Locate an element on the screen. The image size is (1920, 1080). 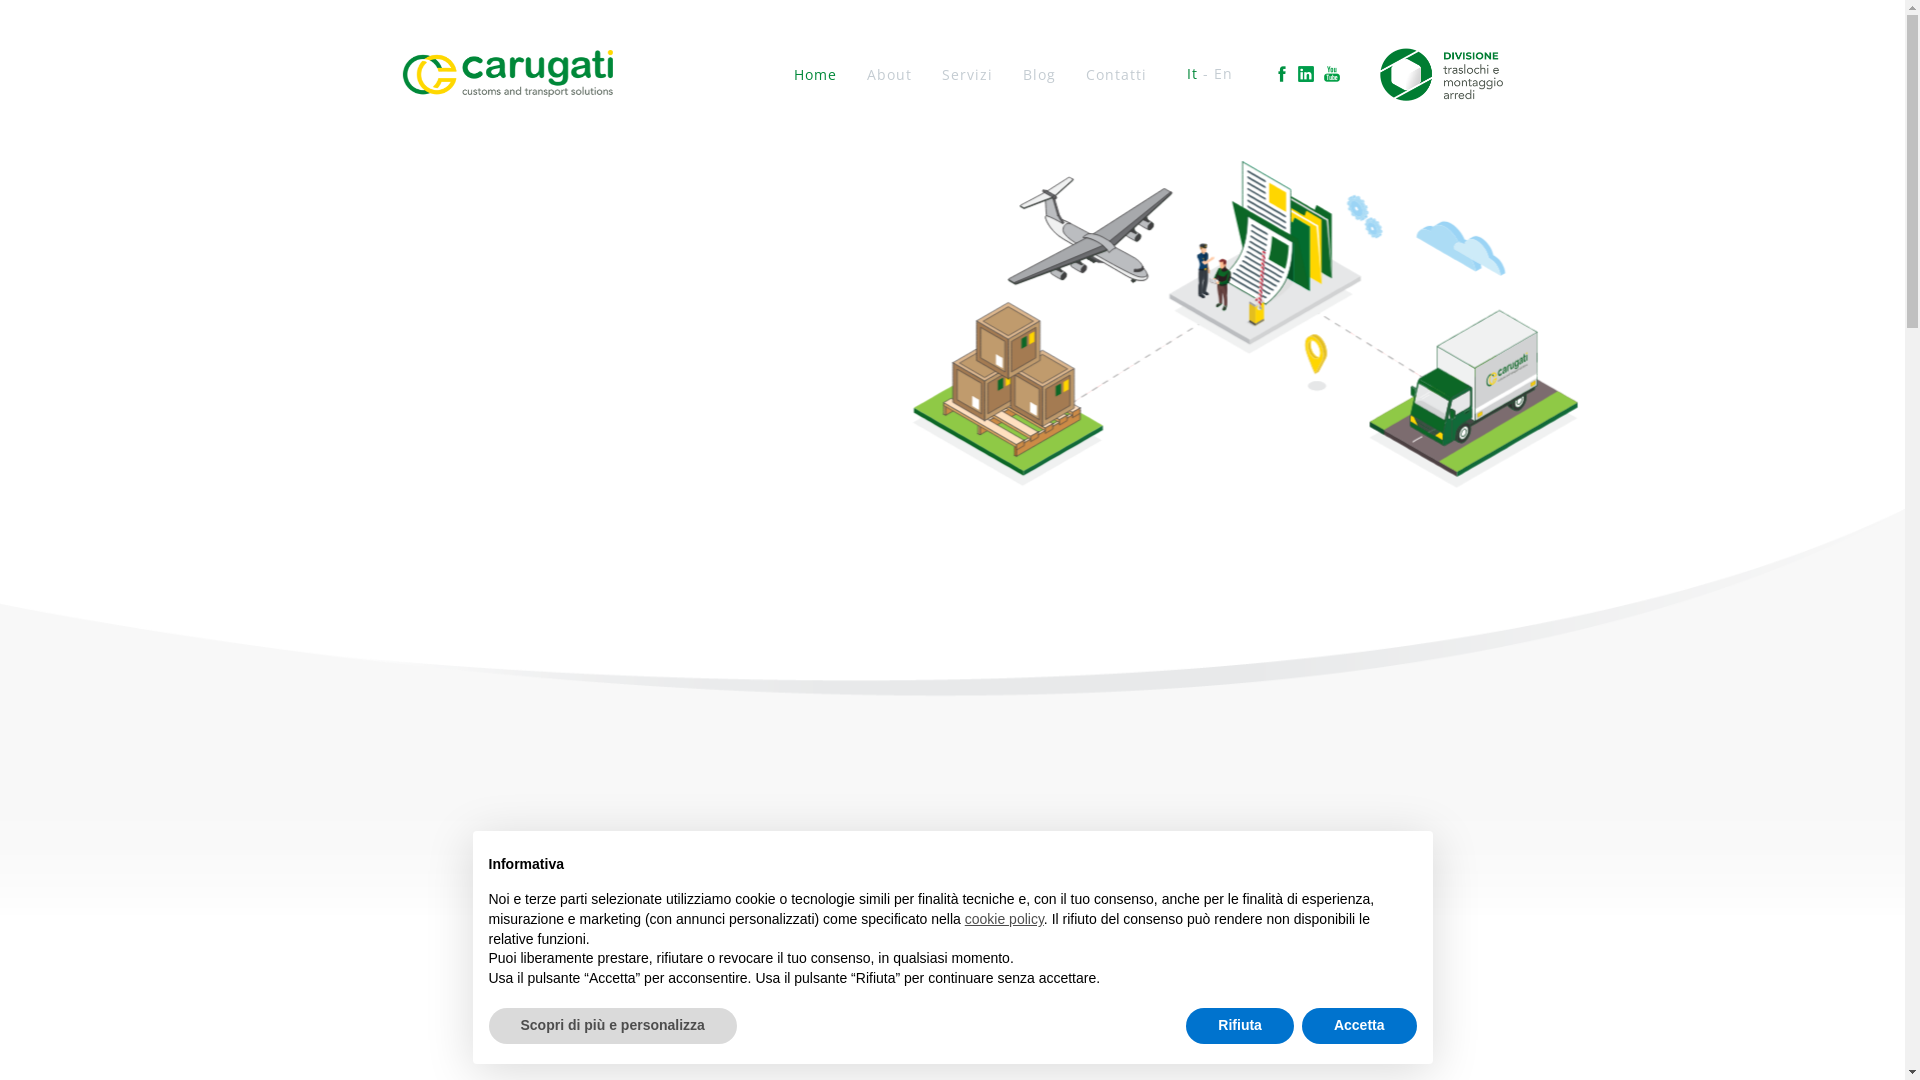
'En' is located at coordinates (1222, 72).